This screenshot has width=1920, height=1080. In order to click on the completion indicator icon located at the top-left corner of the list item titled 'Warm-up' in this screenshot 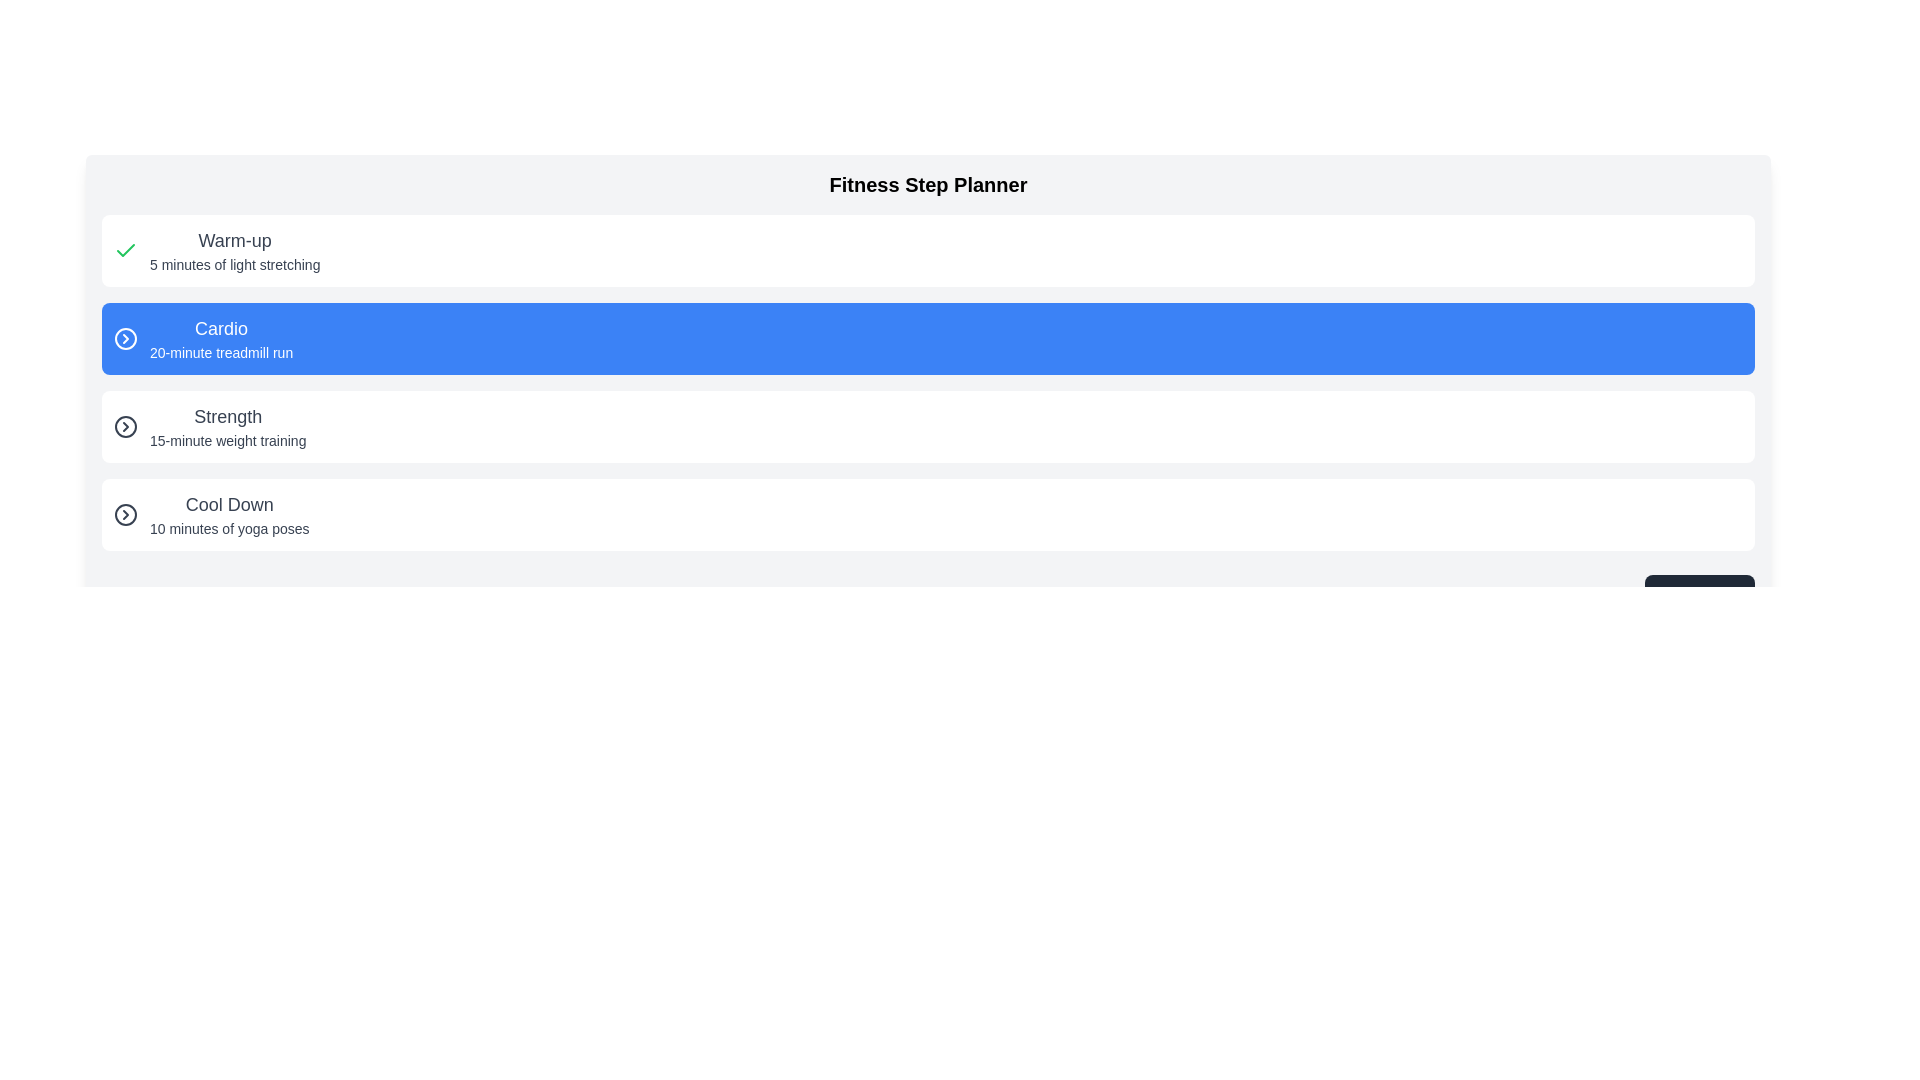, I will do `click(124, 249)`.